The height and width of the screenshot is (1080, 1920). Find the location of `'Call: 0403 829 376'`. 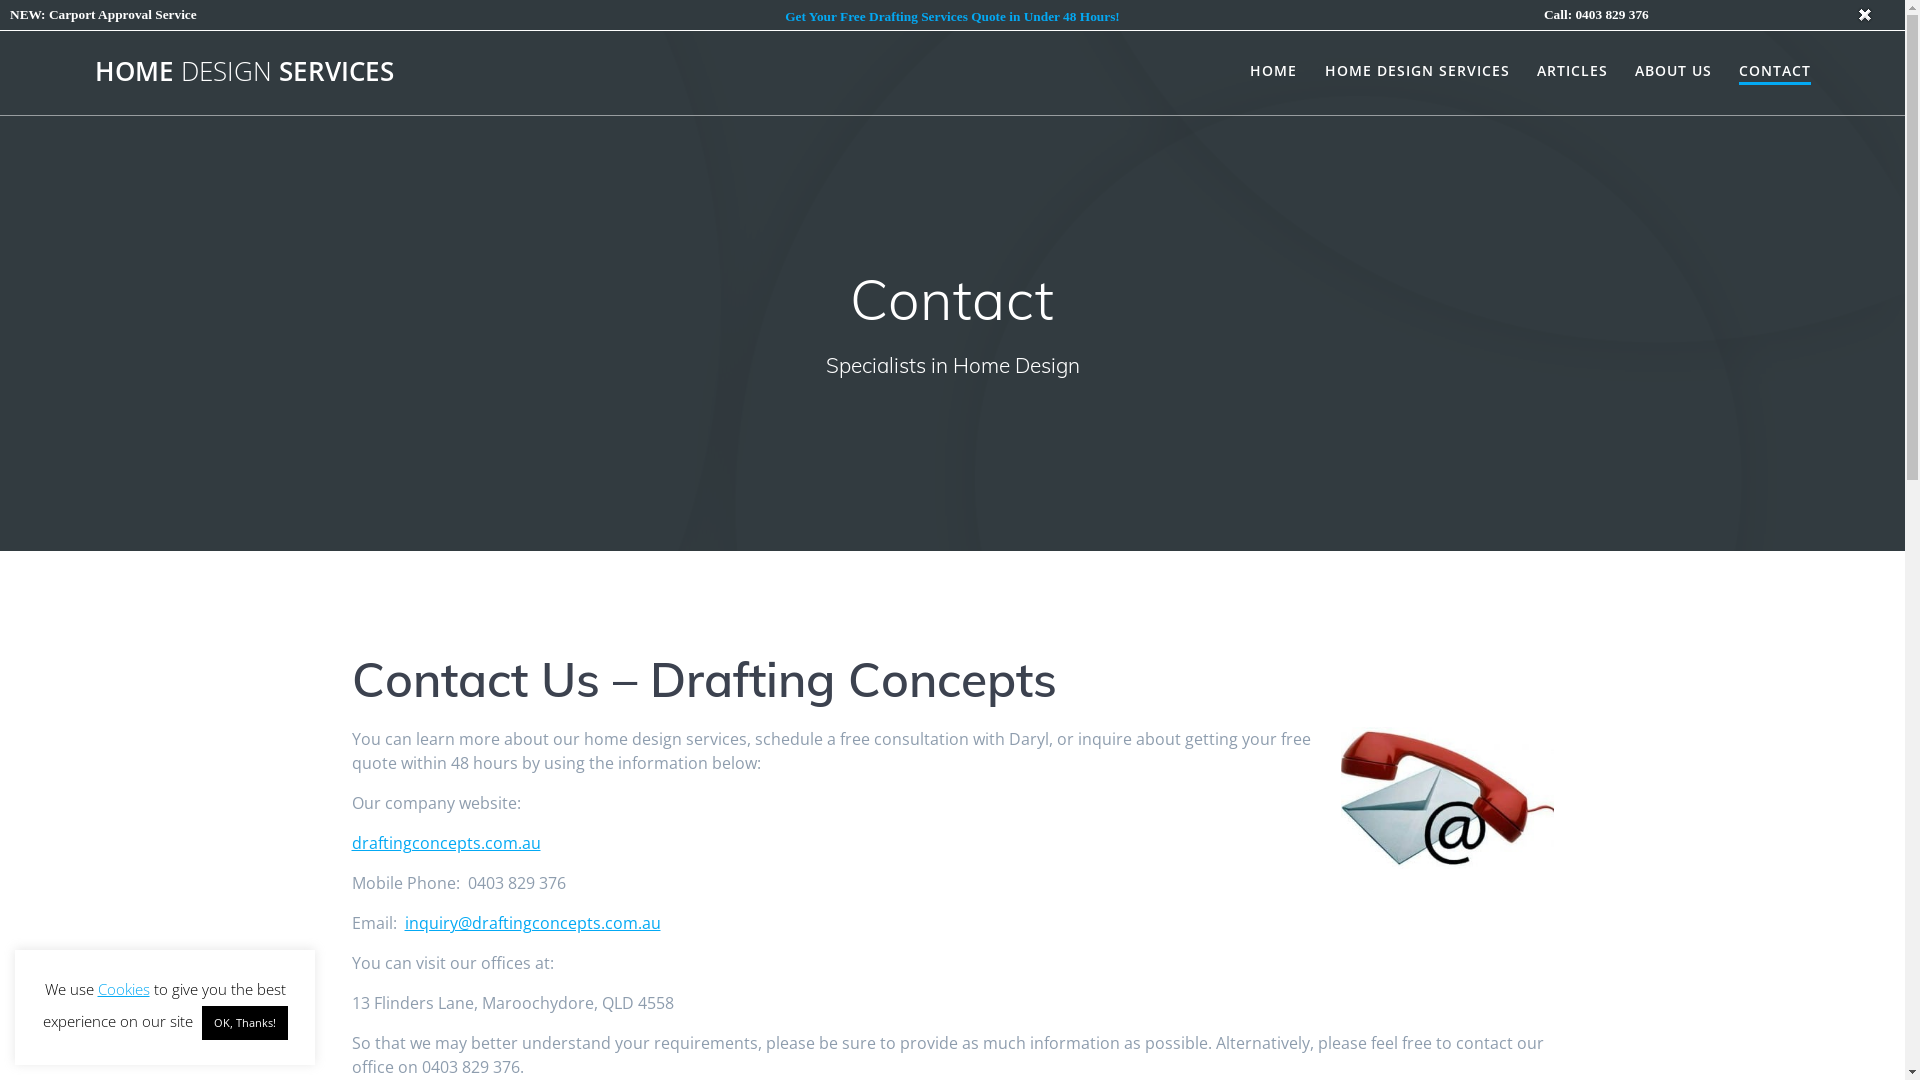

'Call: 0403 829 376' is located at coordinates (1595, 14).